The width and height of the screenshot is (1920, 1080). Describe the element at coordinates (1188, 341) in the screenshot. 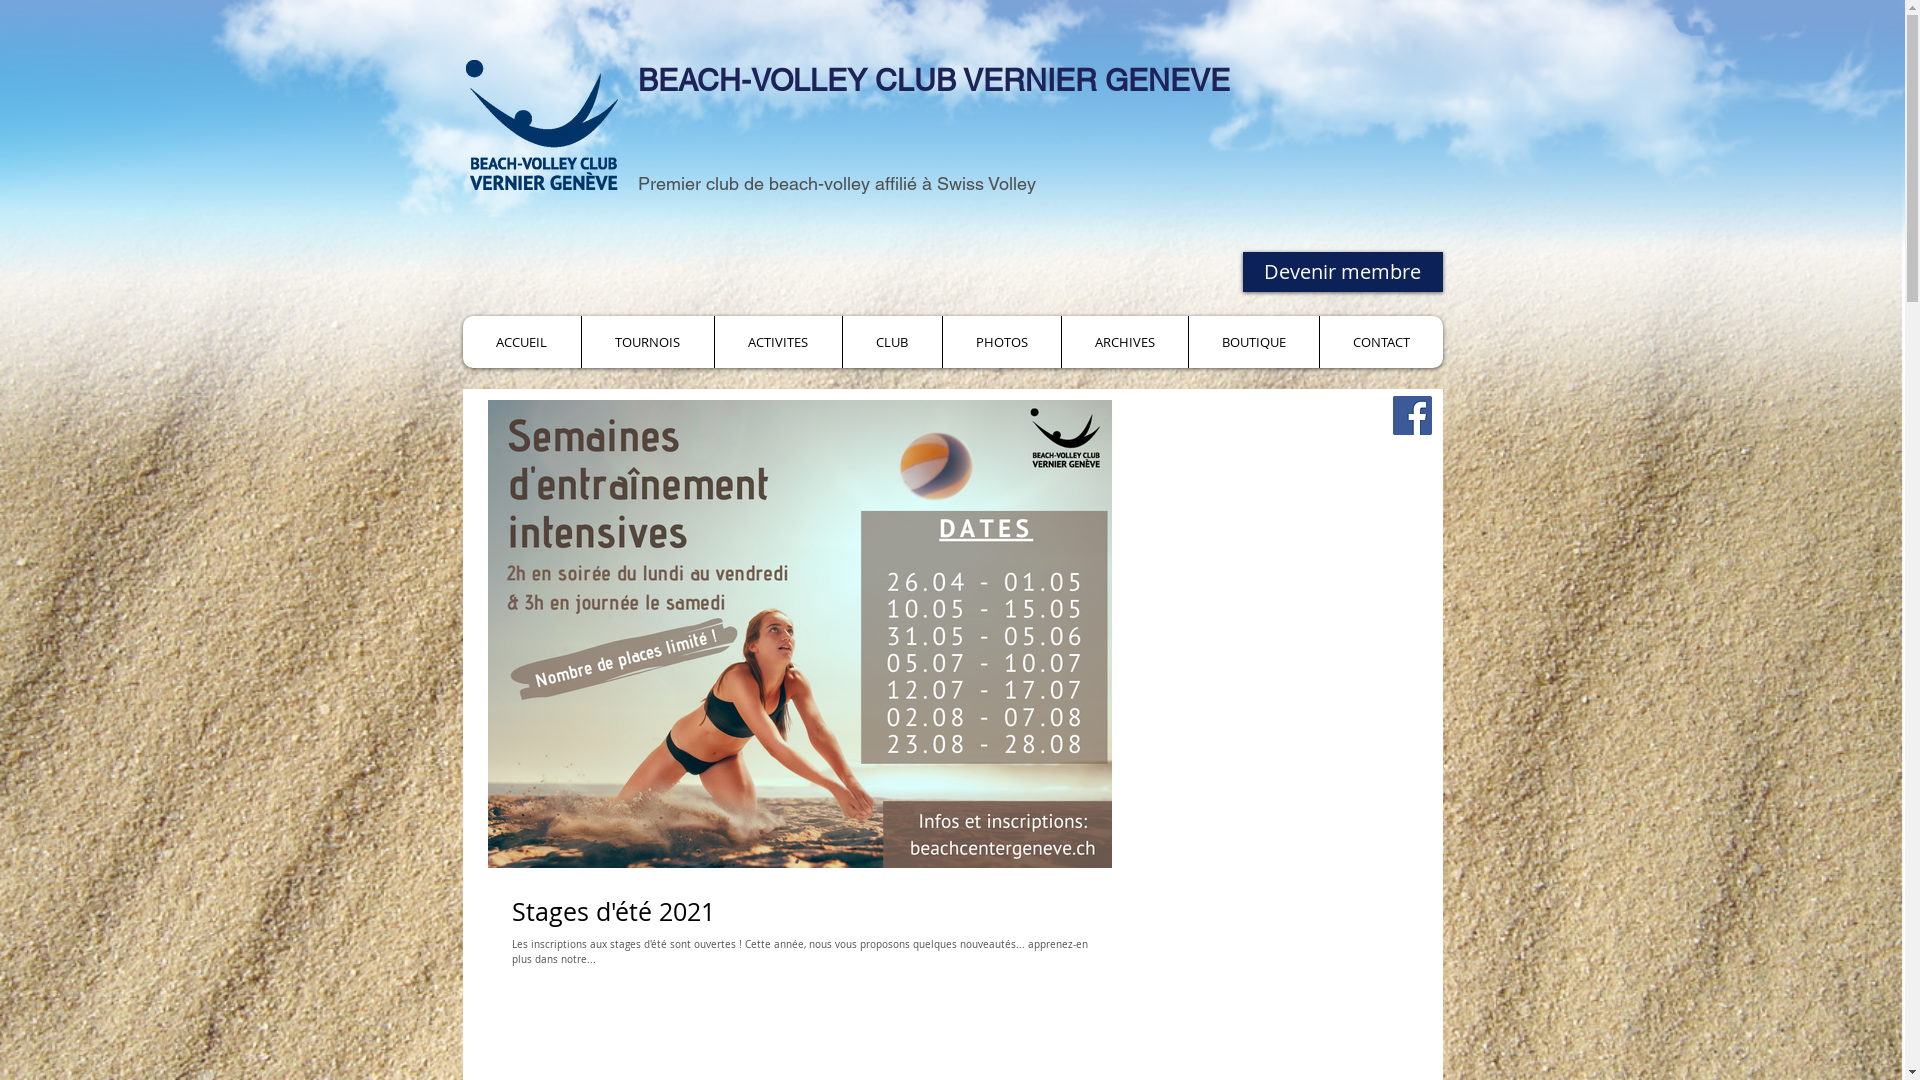

I see `'BOUTIQUE'` at that location.